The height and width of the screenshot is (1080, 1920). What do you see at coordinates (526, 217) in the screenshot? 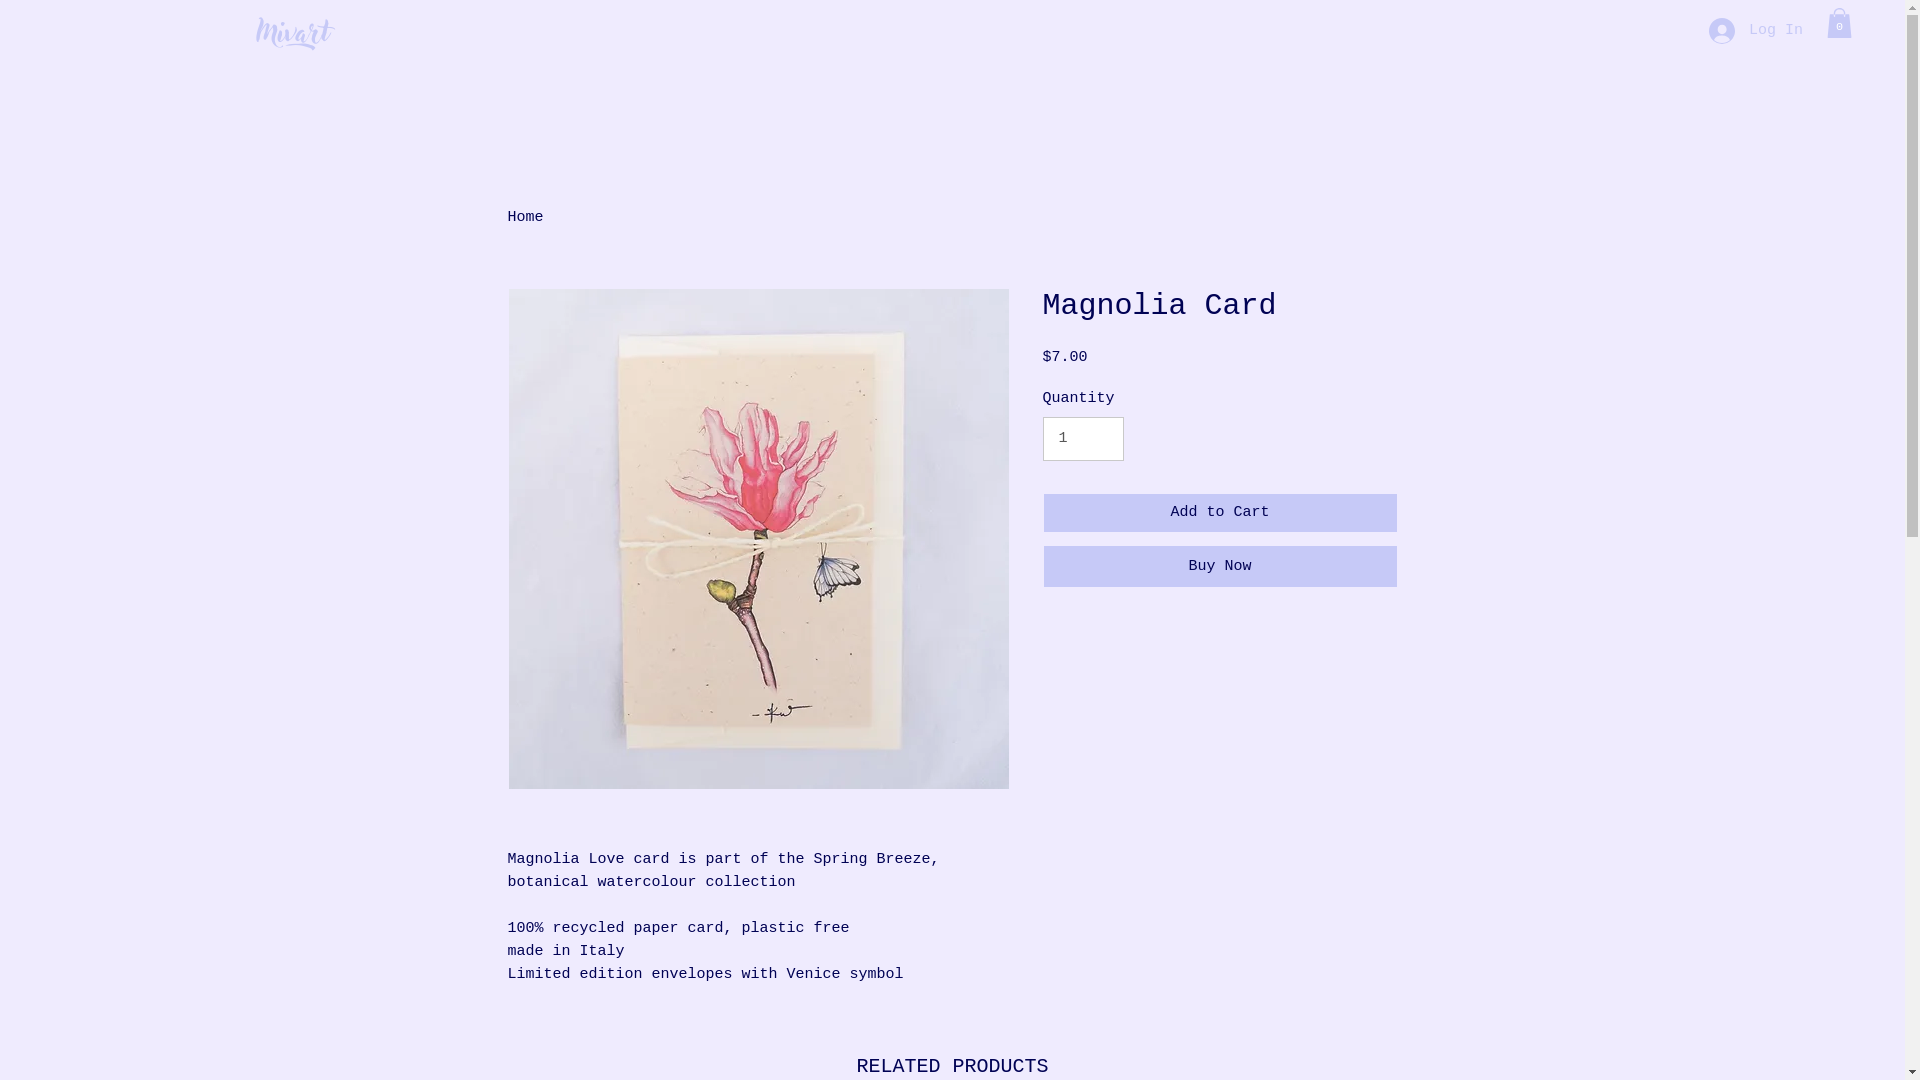
I see `'Home'` at bounding box center [526, 217].